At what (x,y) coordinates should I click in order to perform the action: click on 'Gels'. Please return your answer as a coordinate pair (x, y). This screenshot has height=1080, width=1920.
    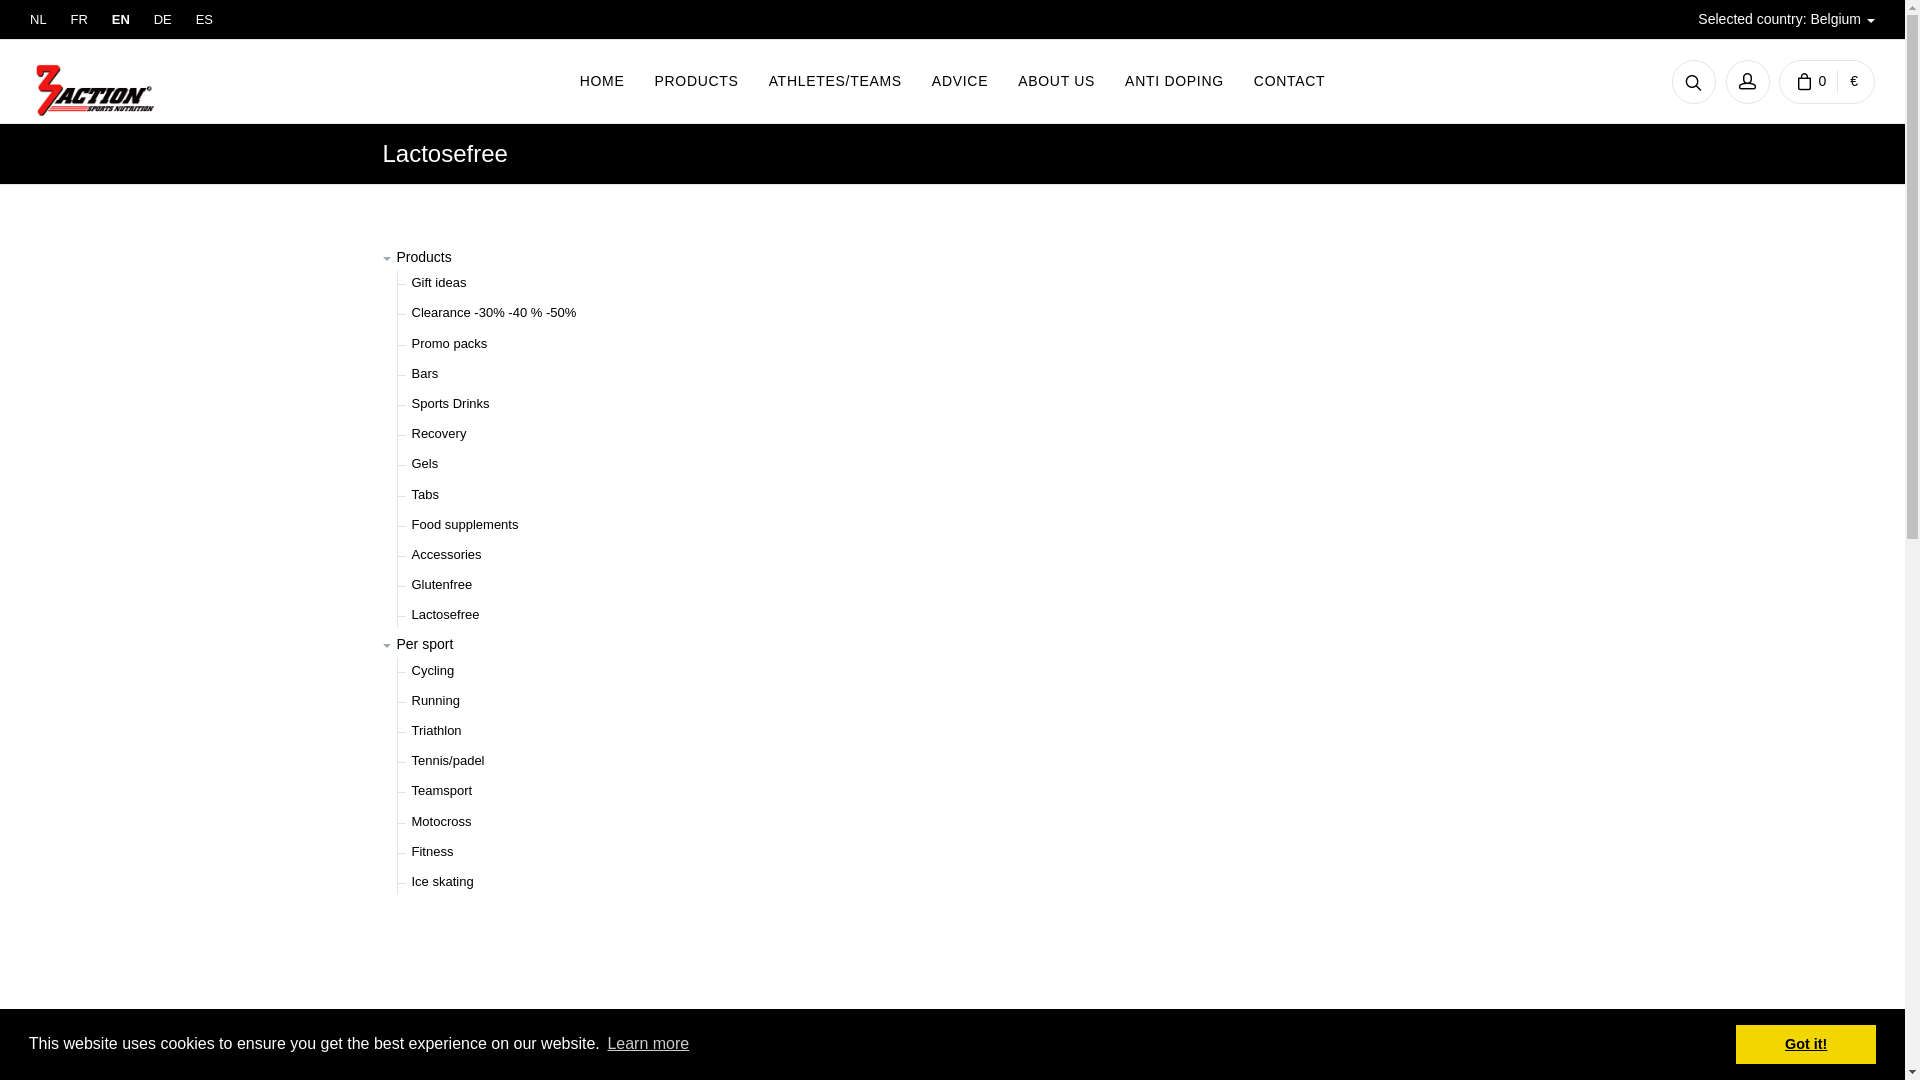
    Looking at the image, I should click on (424, 463).